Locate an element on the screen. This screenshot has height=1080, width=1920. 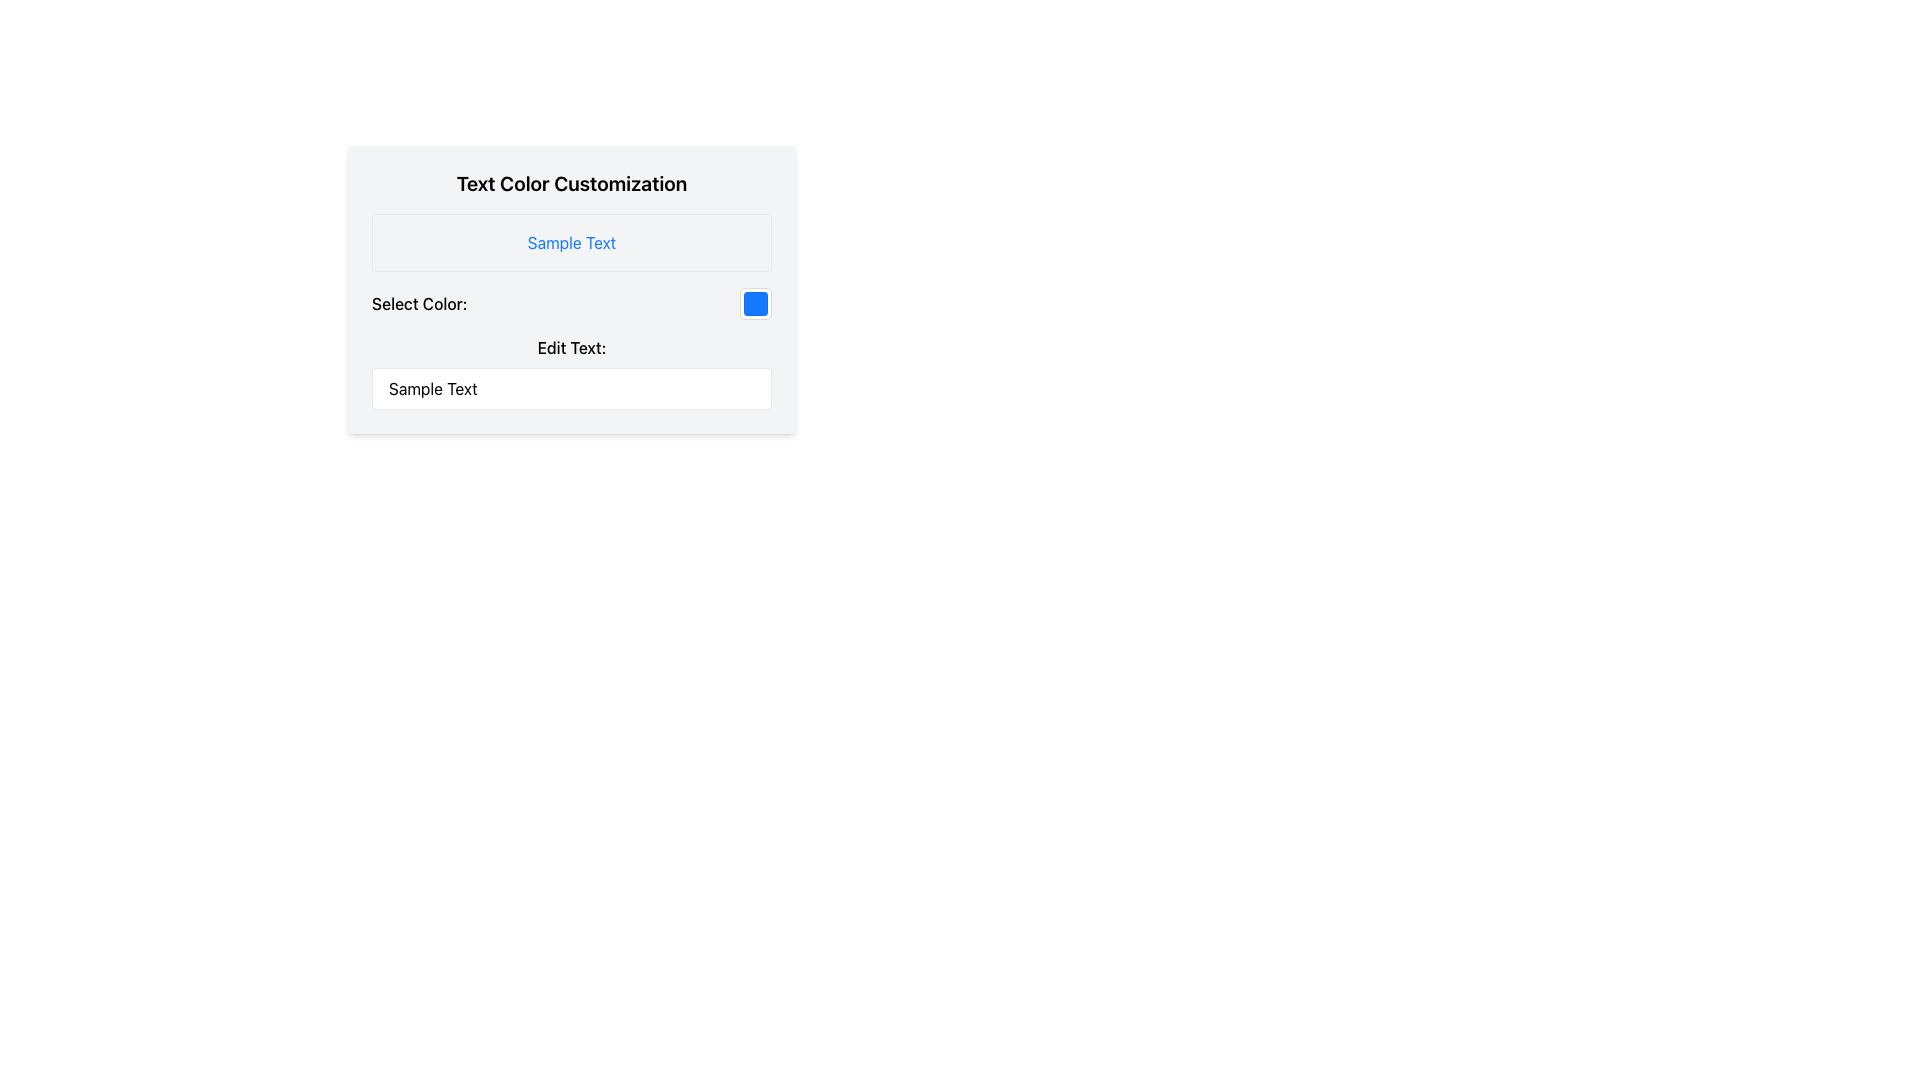
the static text label that reads 'Edit Text:', which is styled in a medium-sized bold font and positioned horizontally centered above the input box is located at coordinates (570, 346).